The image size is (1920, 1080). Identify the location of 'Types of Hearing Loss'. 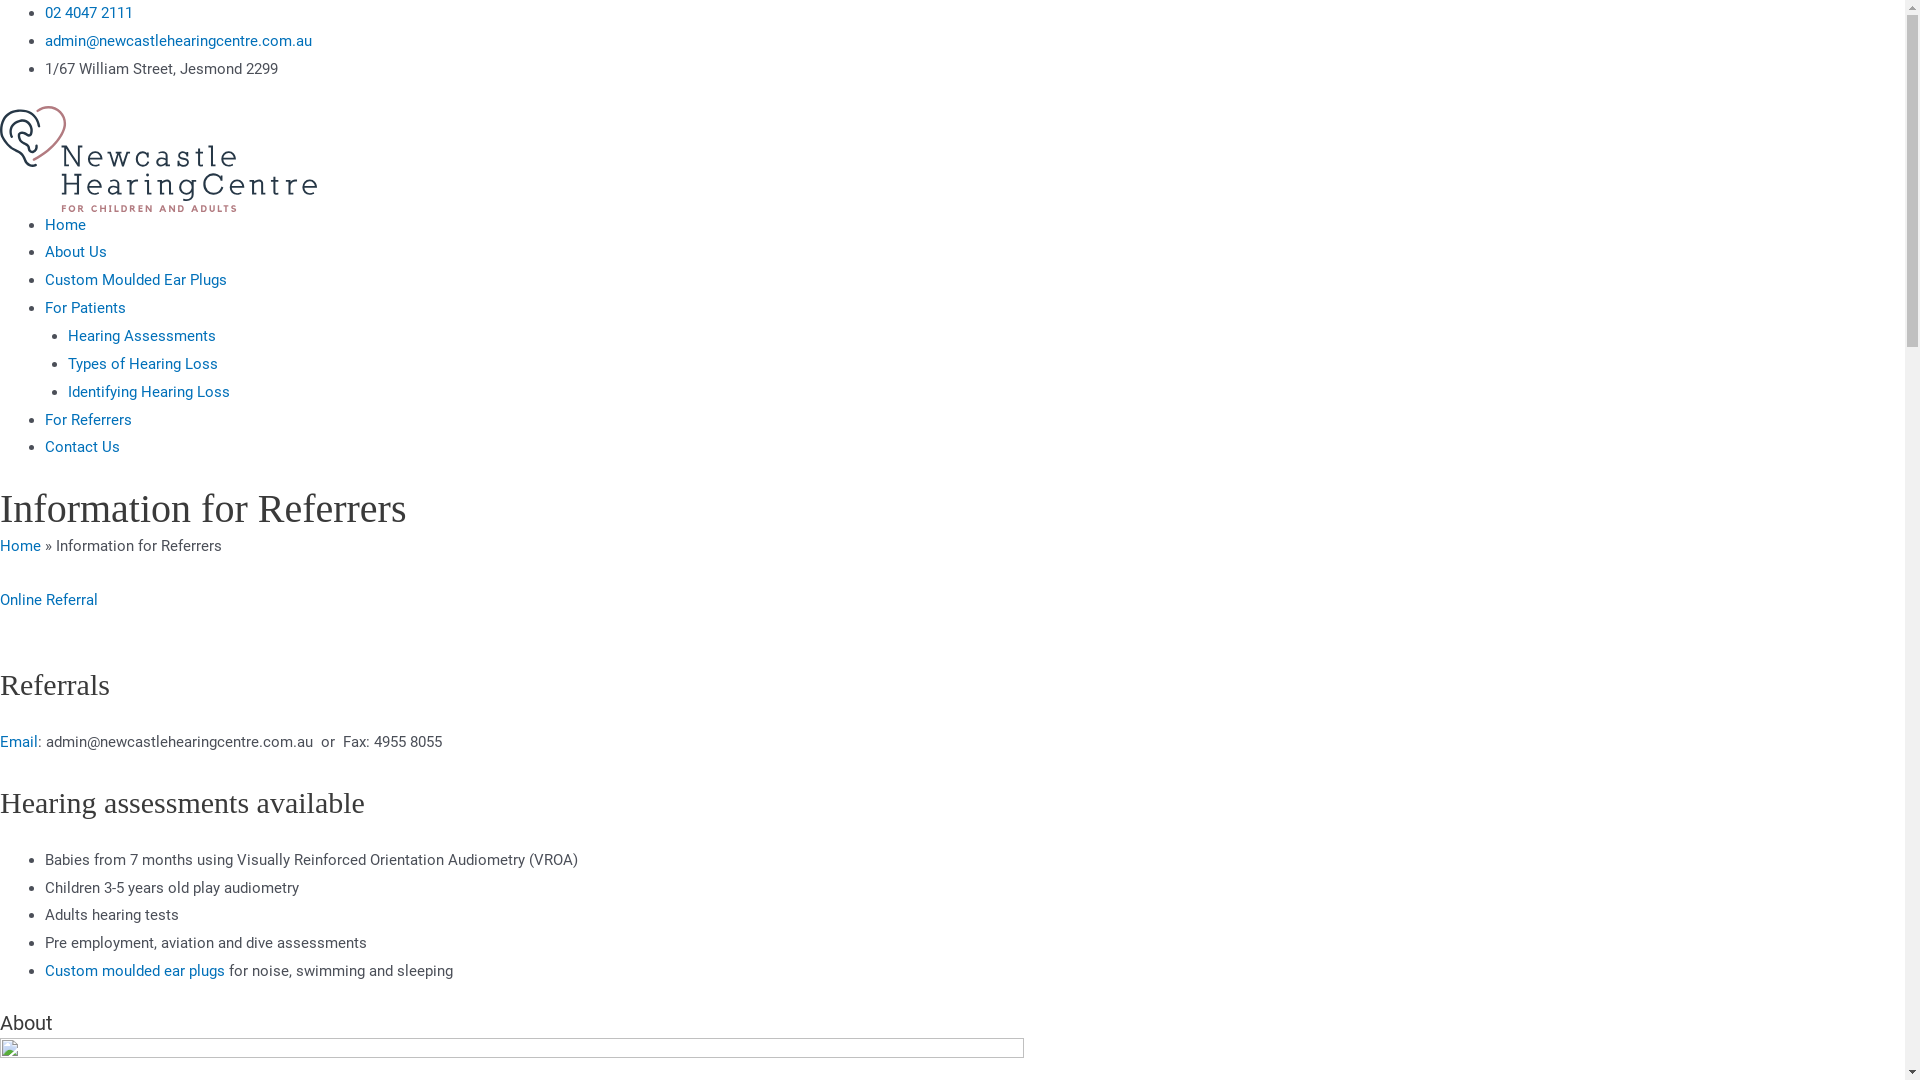
(142, 363).